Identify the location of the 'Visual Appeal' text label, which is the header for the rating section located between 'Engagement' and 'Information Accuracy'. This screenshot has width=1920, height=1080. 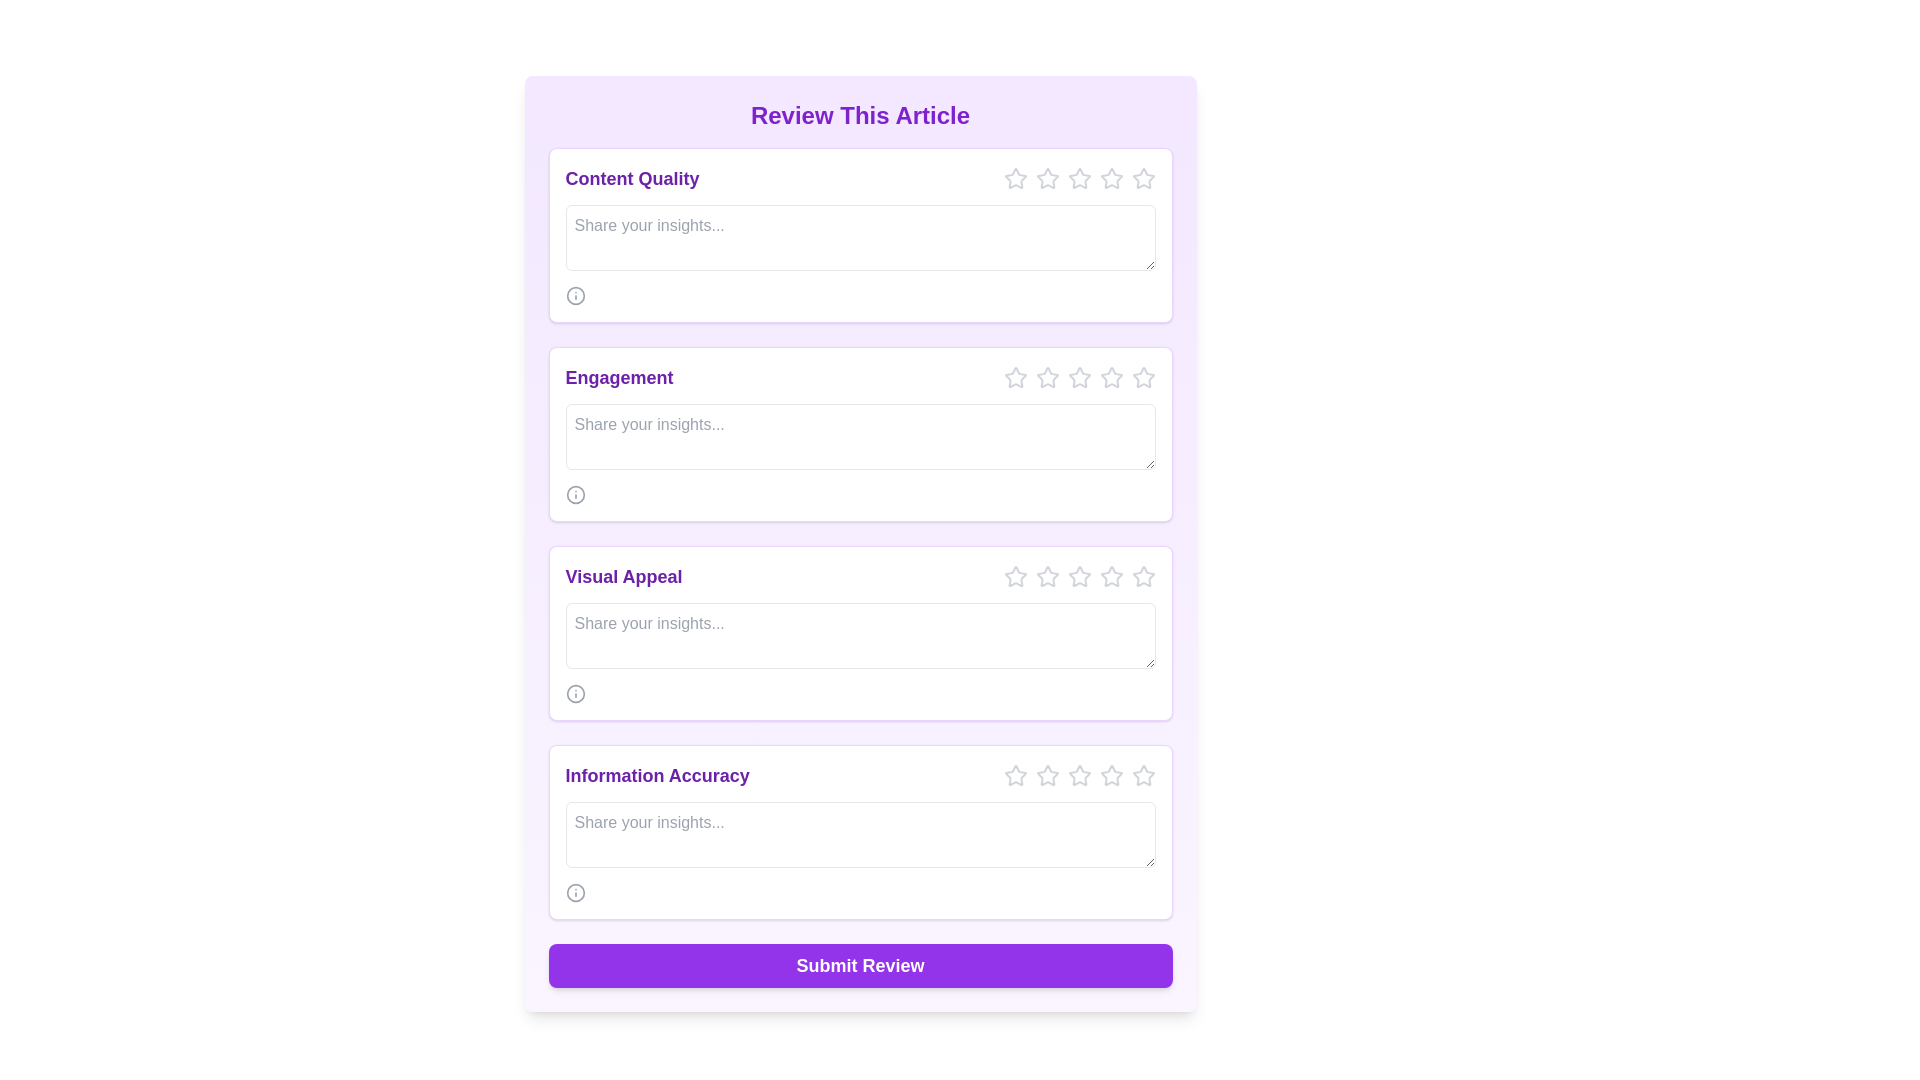
(623, 577).